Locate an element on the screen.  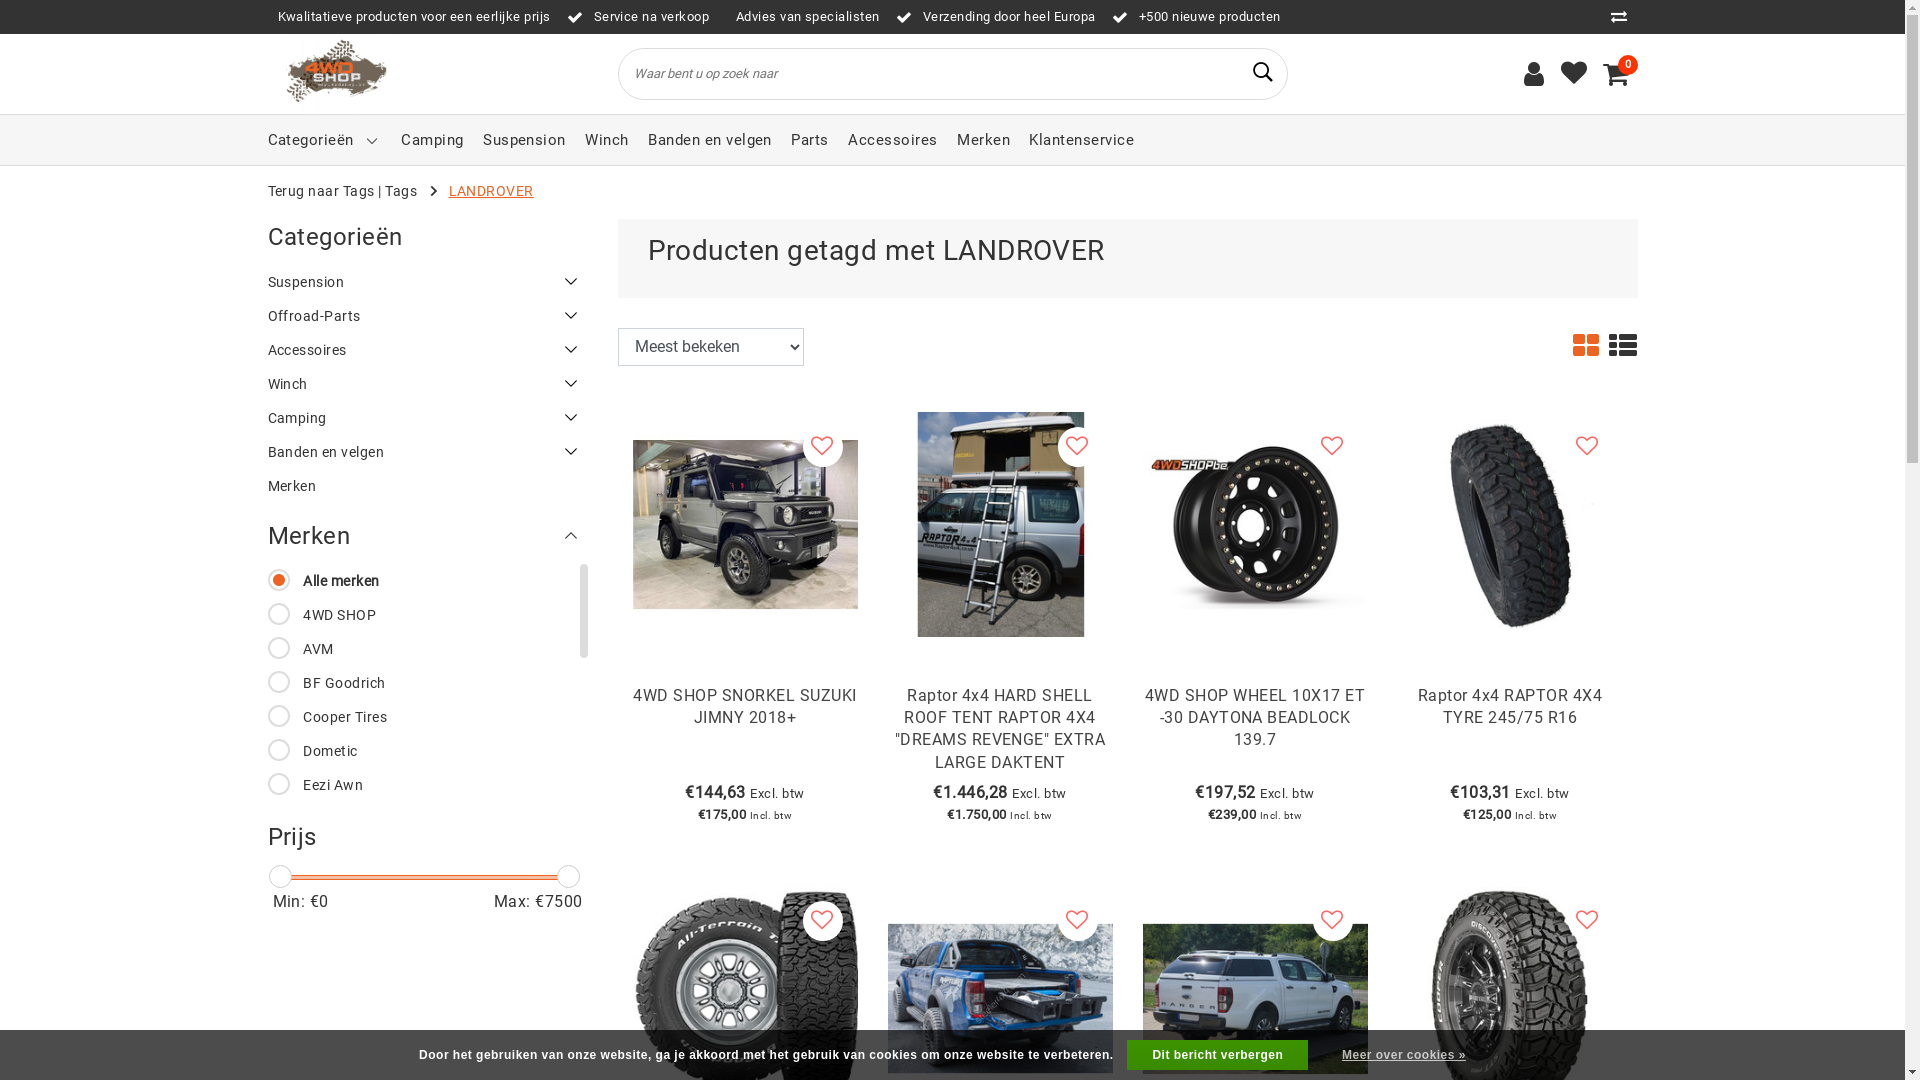
'DECKED bed storage systems - Ford Ranger (2012 -)' is located at coordinates (1000, 996).